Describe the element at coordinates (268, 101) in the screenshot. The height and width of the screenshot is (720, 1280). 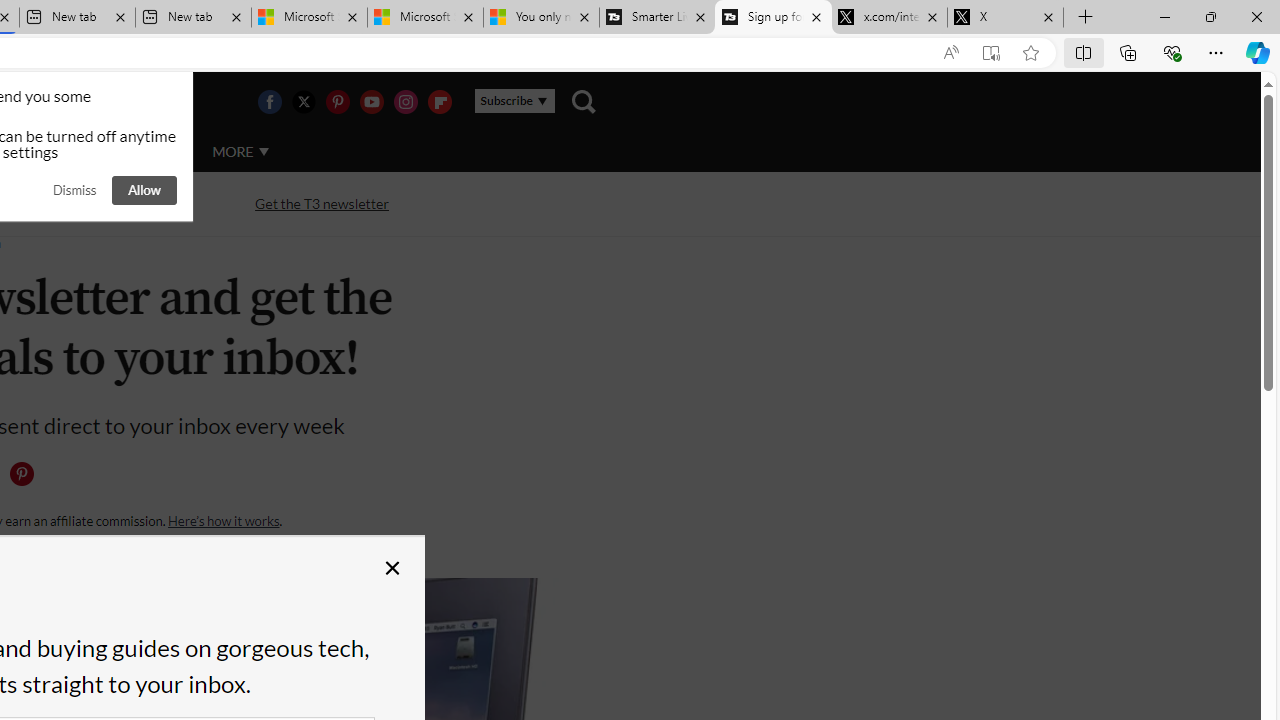
I see `'Visit us on Facebook'` at that location.